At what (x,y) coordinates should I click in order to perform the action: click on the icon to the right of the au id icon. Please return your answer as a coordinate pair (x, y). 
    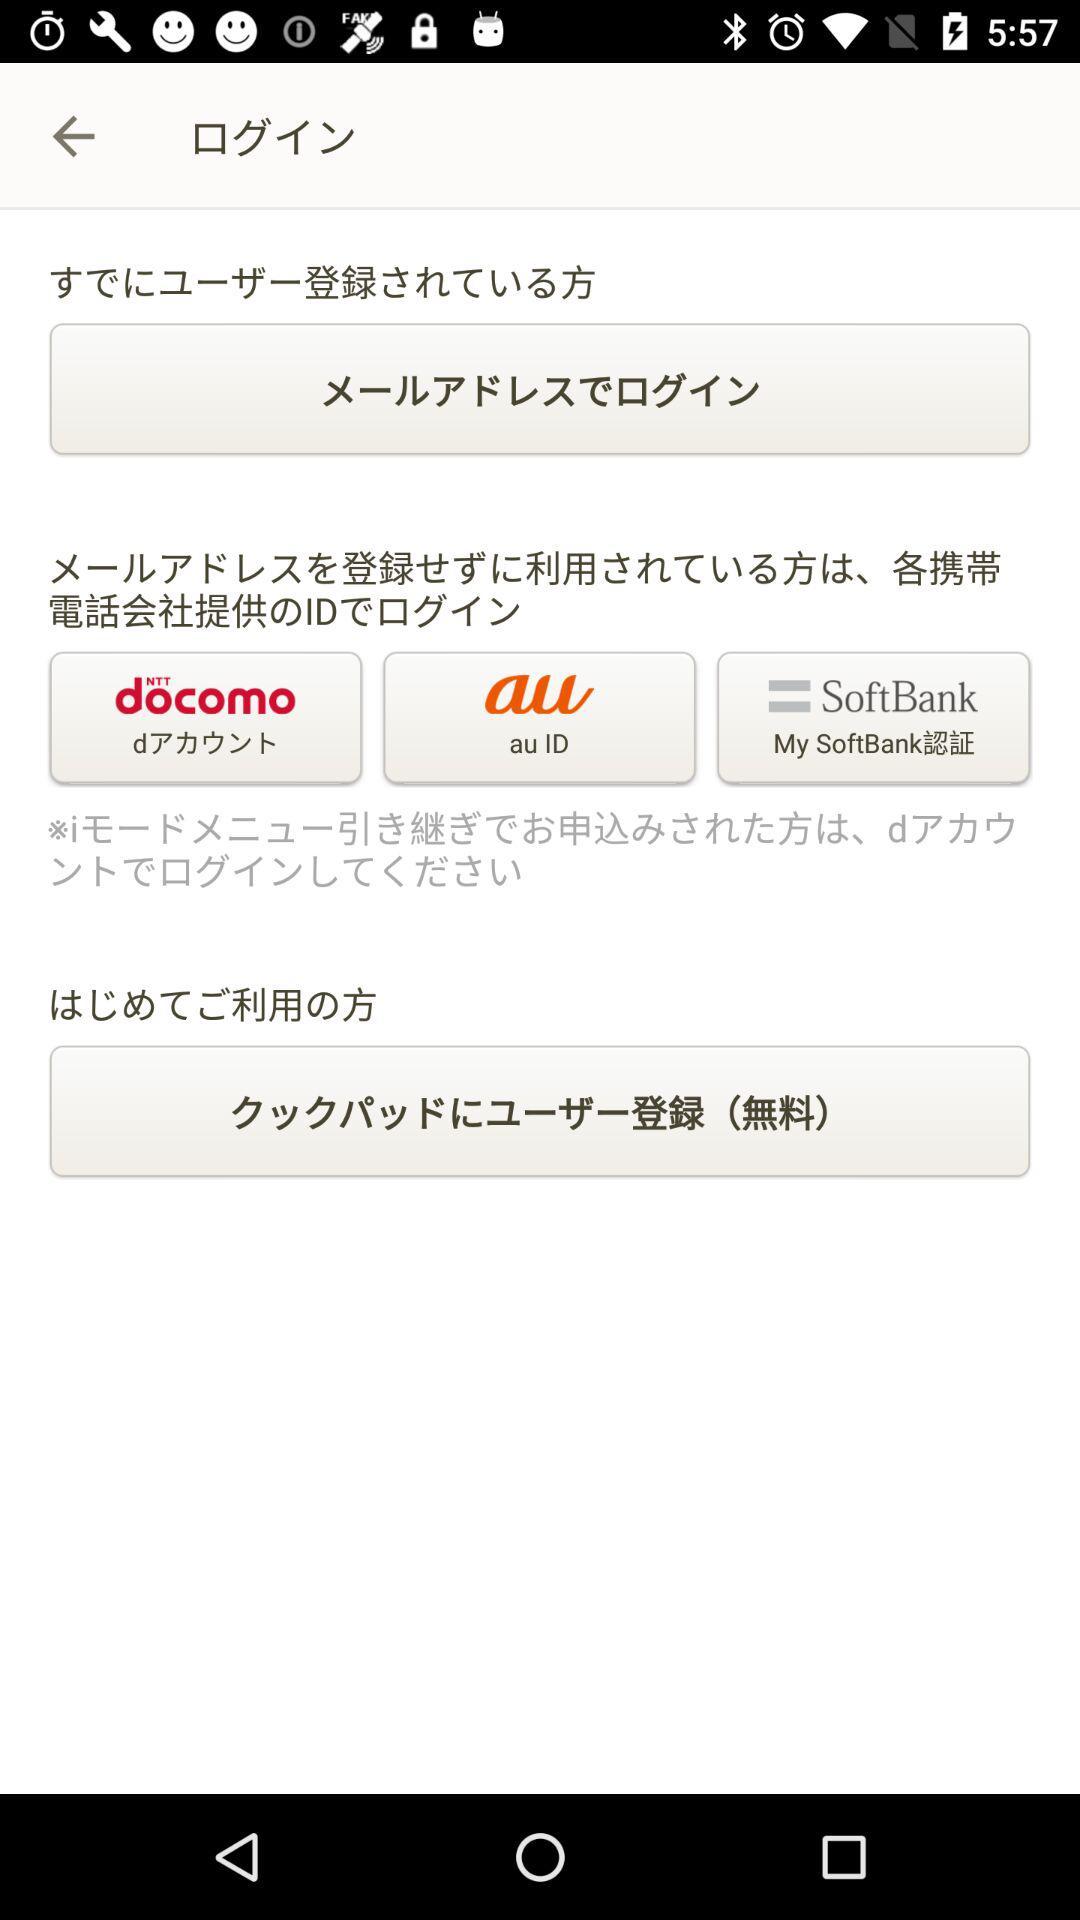
    Looking at the image, I should click on (872, 719).